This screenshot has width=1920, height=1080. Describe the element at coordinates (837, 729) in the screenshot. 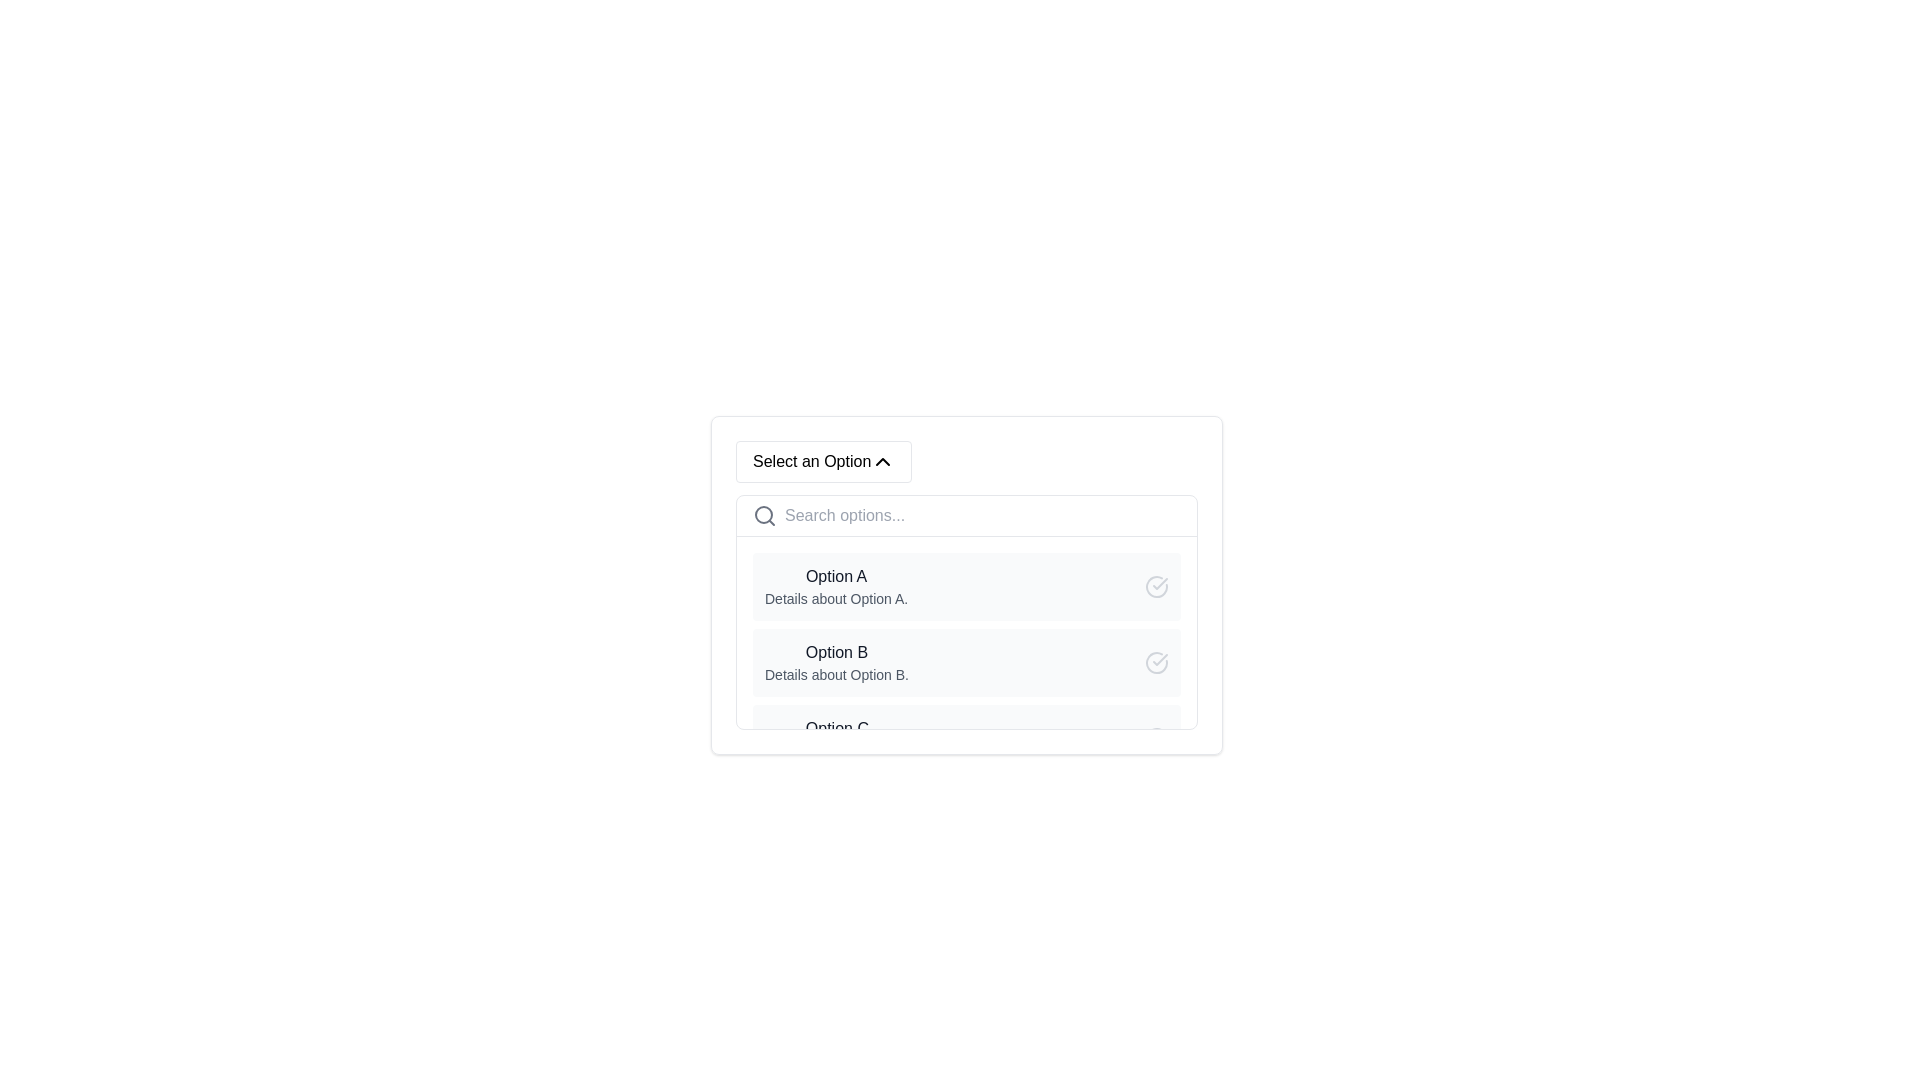

I see `the 'Option C' text label` at that location.